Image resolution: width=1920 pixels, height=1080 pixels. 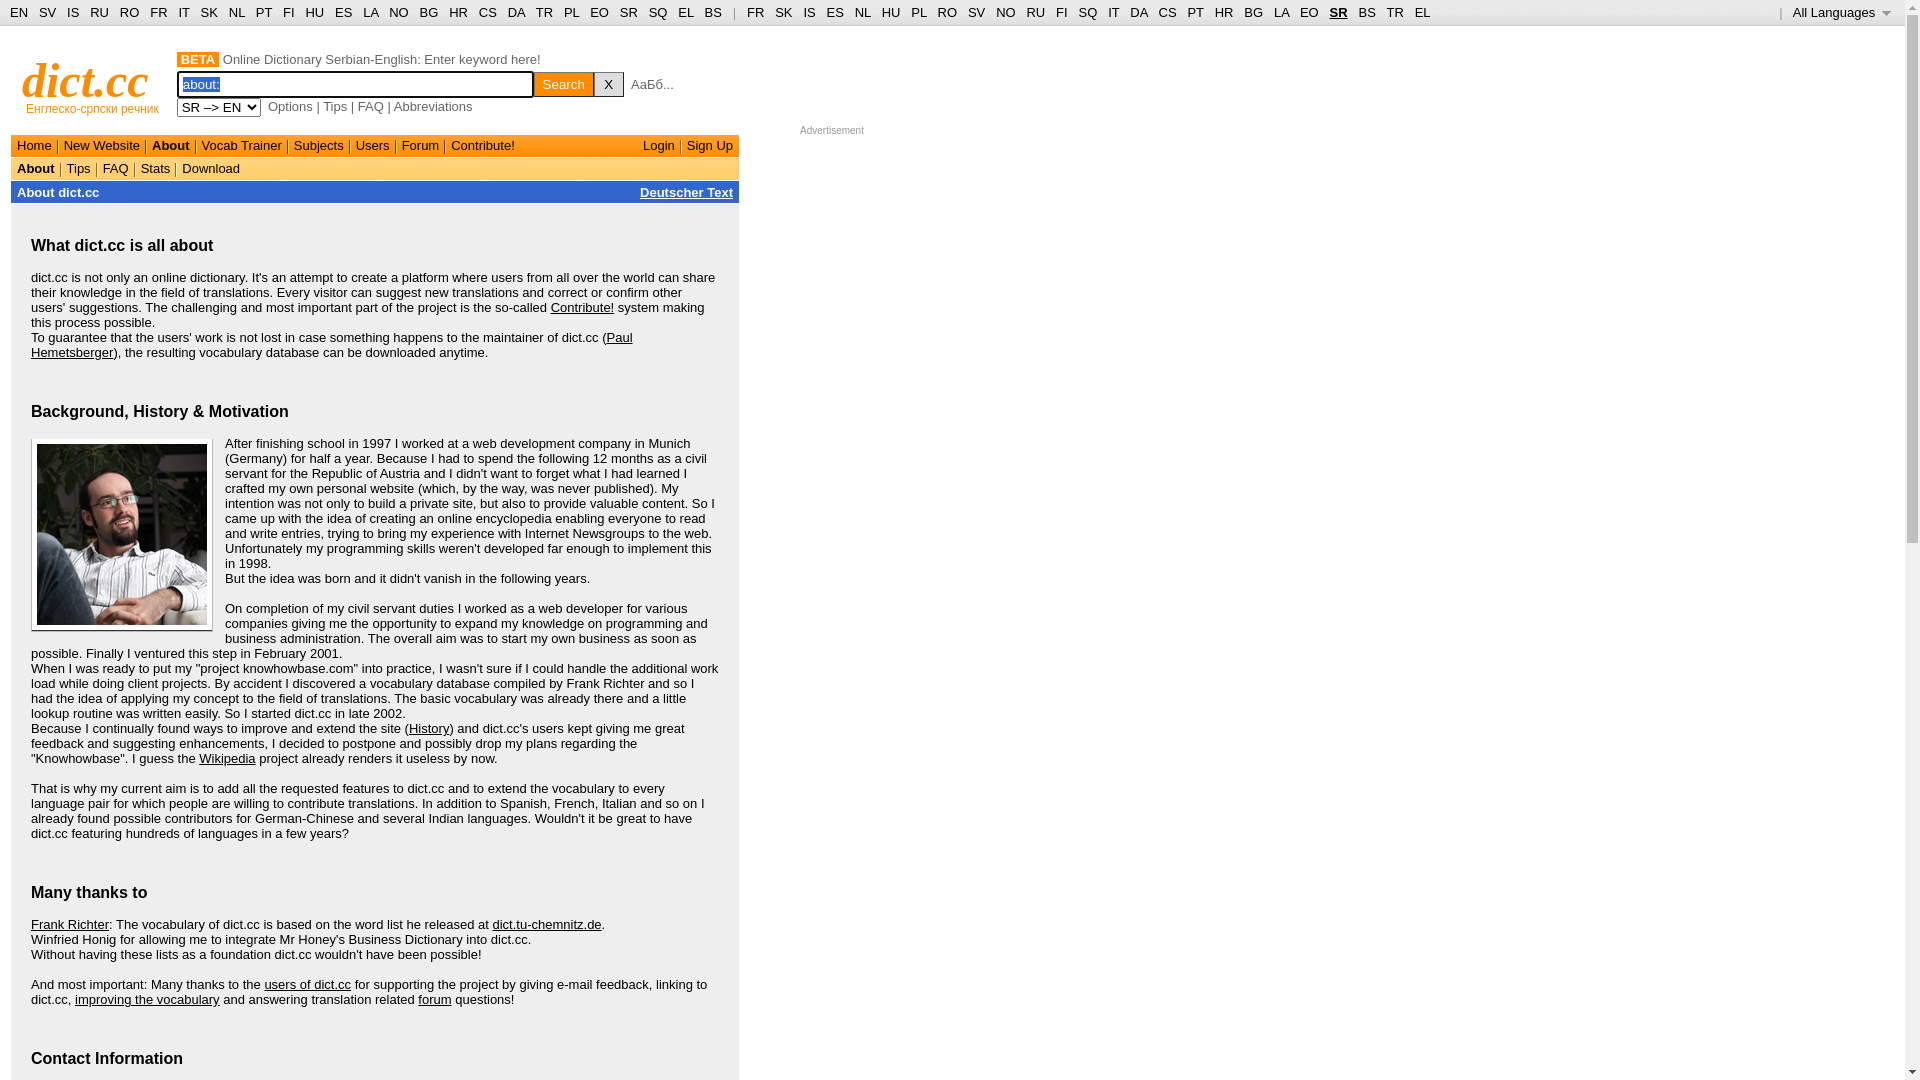 What do you see at coordinates (710, 144) in the screenshot?
I see `'Sign Up'` at bounding box center [710, 144].